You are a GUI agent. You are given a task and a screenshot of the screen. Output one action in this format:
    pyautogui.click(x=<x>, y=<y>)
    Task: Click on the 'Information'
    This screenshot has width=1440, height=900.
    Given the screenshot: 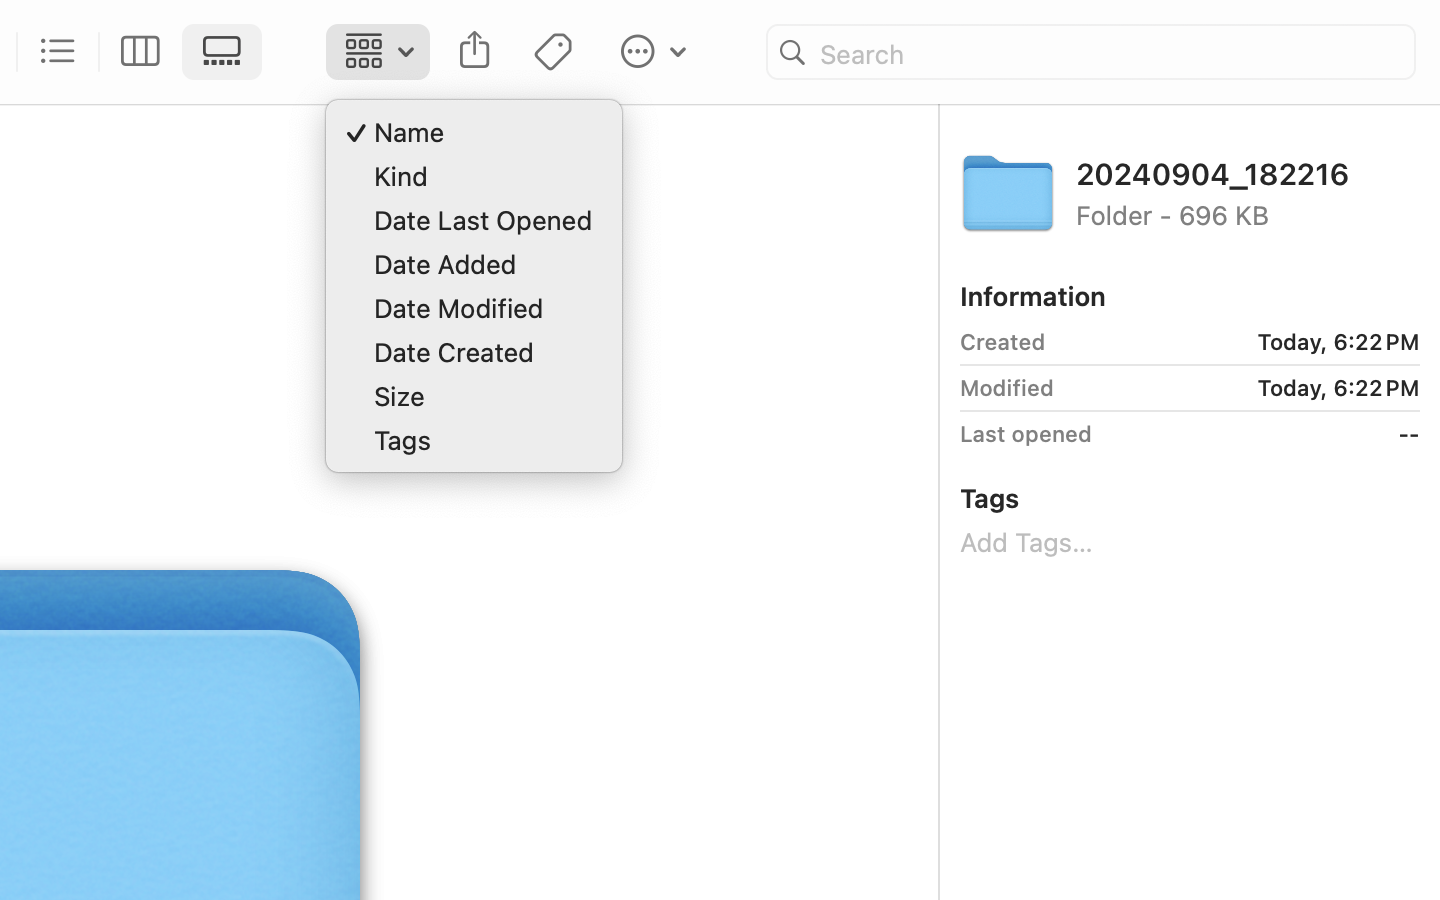 What is the action you would take?
    pyautogui.click(x=1033, y=295)
    